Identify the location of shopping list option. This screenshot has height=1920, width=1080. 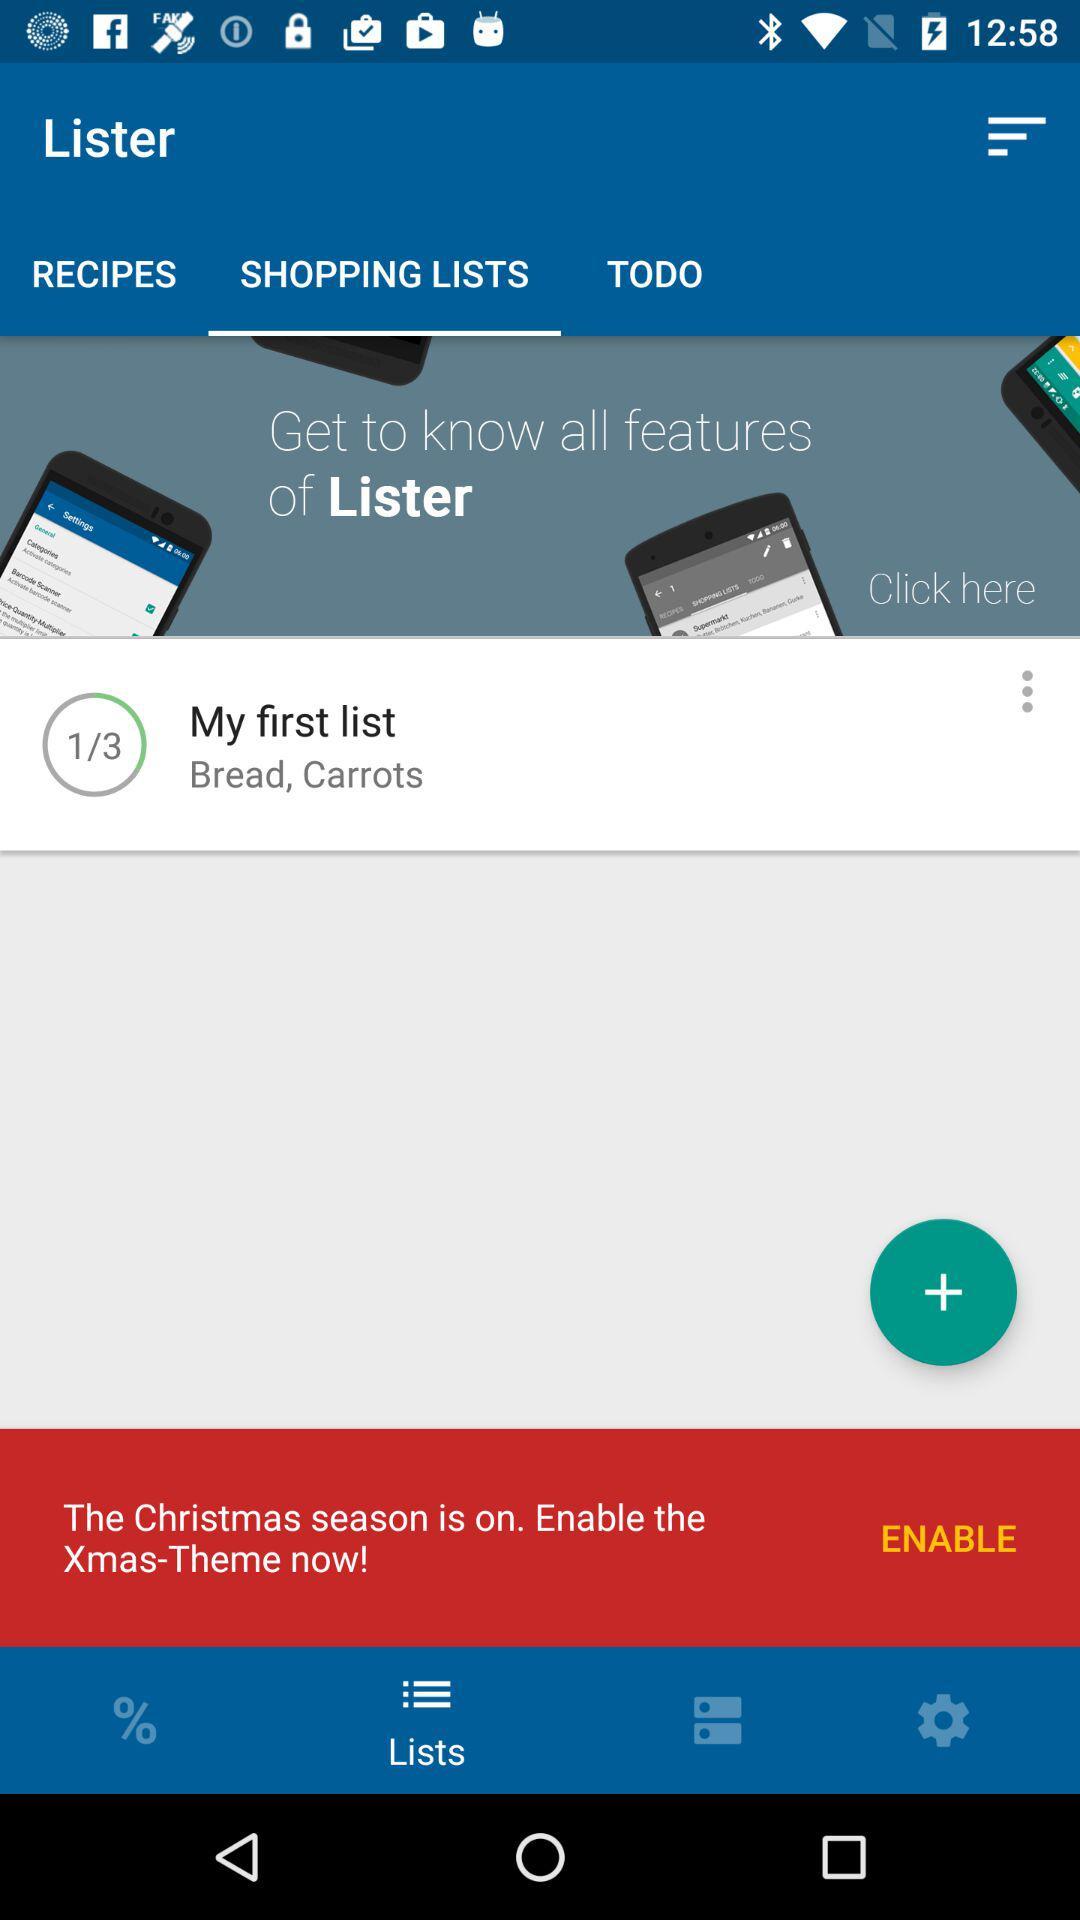
(943, 1292).